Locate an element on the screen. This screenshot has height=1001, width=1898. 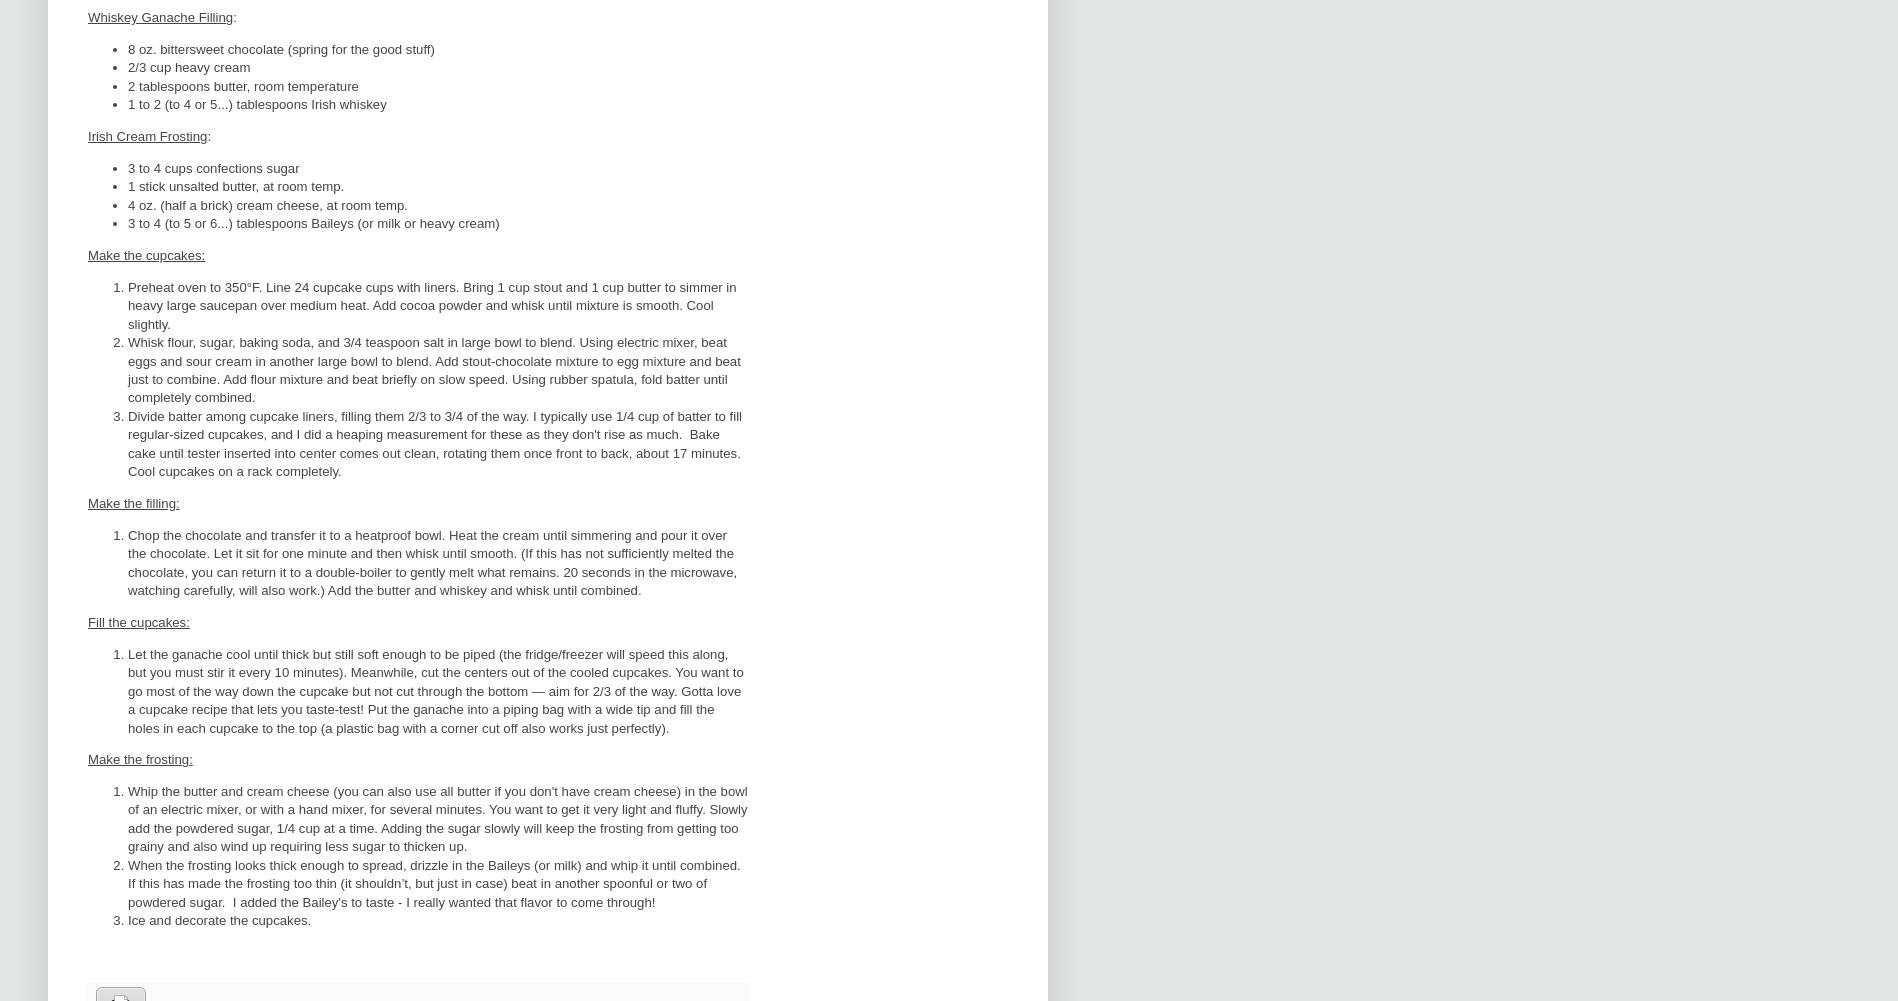
'4 oz. (half a brick) cream cheese, at room temp.' is located at coordinates (266, 204).